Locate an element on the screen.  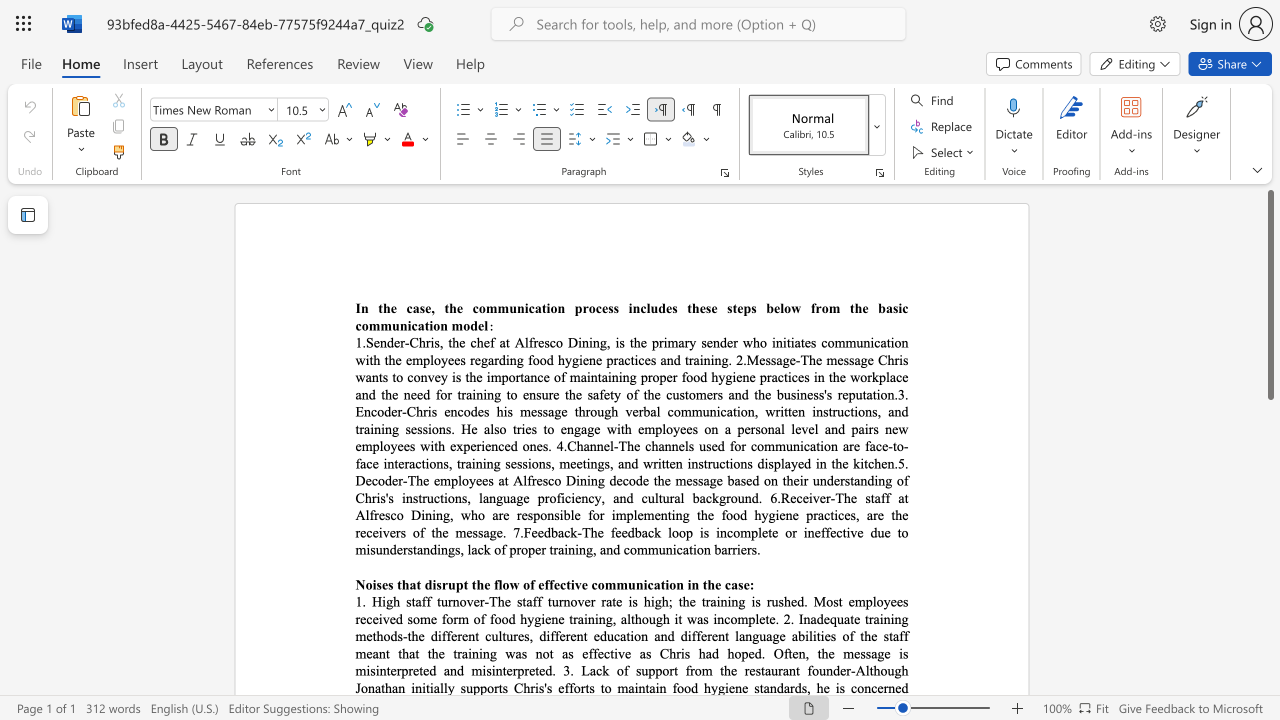
the 4th character "e" in the text is located at coordinates (486, 341).